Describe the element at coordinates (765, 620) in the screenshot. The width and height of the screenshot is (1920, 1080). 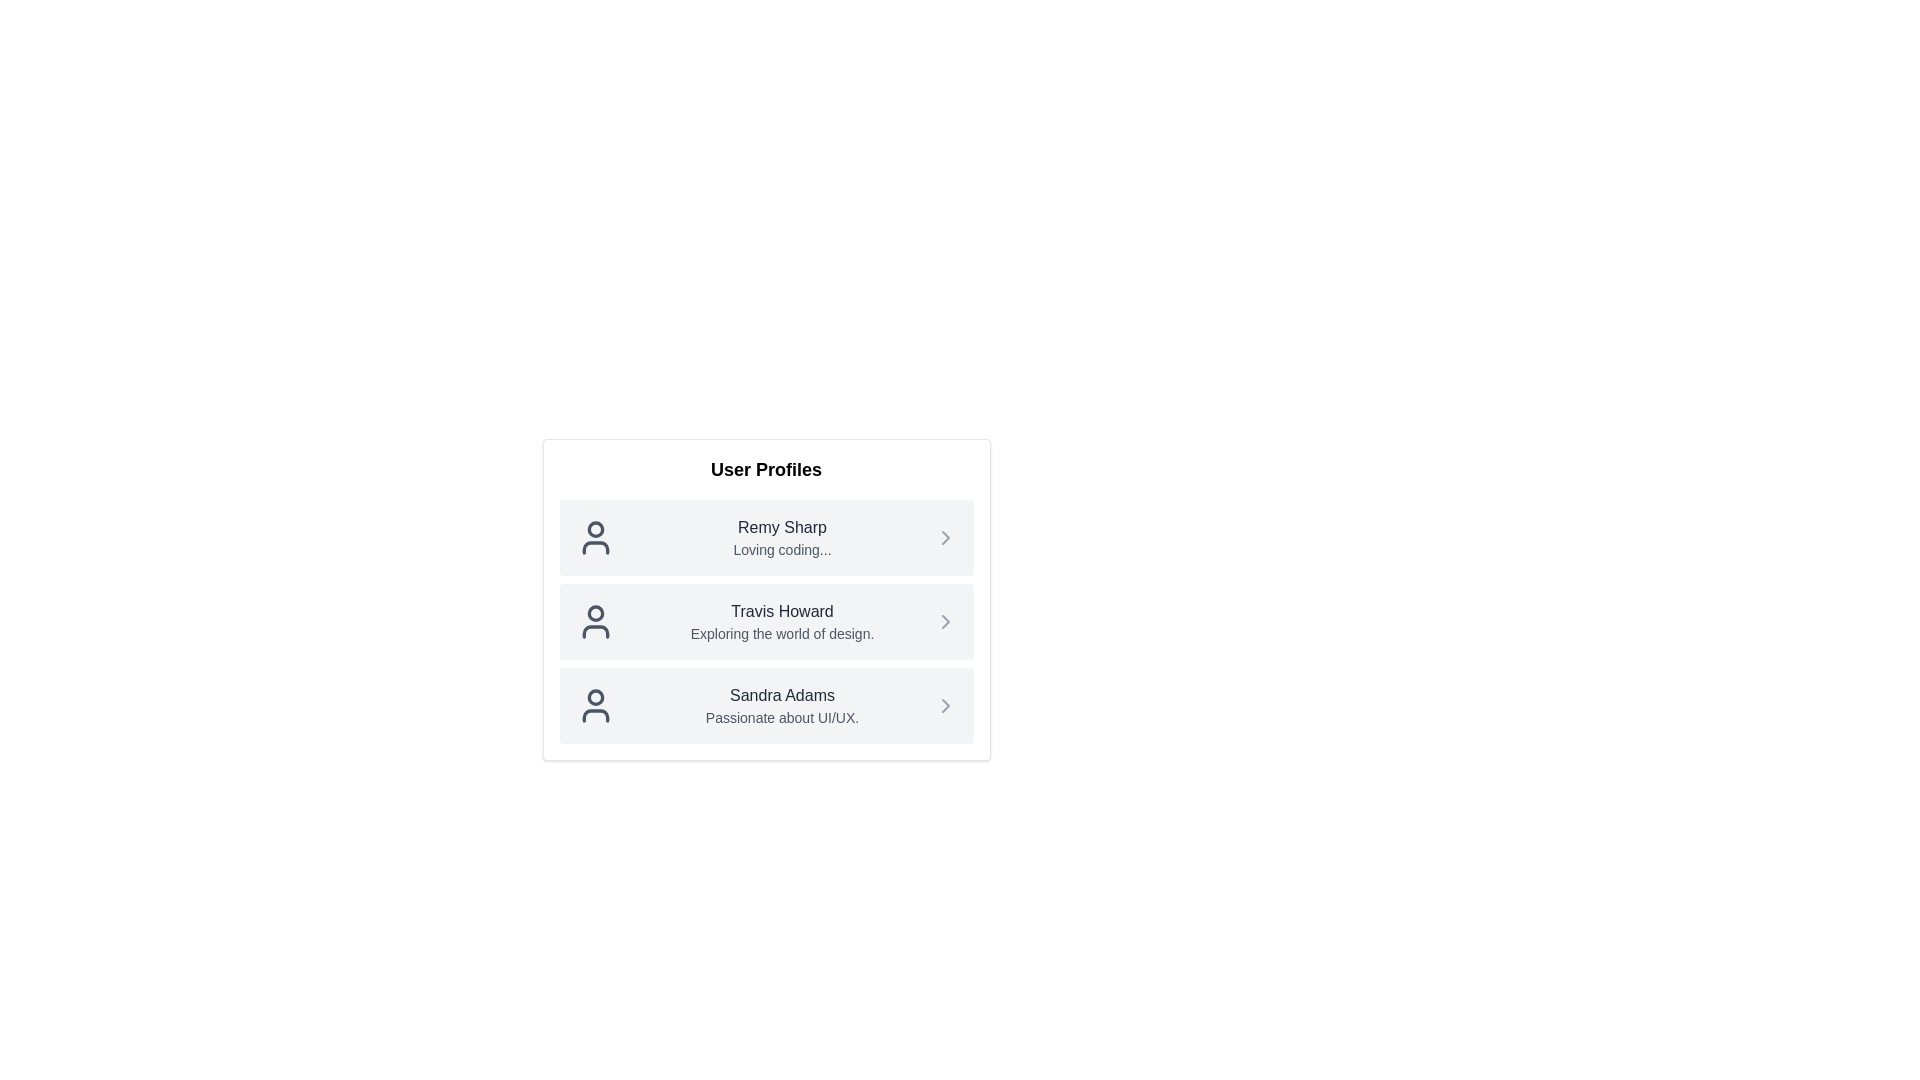
I see `the second Profile card in the vertical list, which has a pale gray background and contains an icon on the left, text in the center, and a chevron icon on the right` at that location.